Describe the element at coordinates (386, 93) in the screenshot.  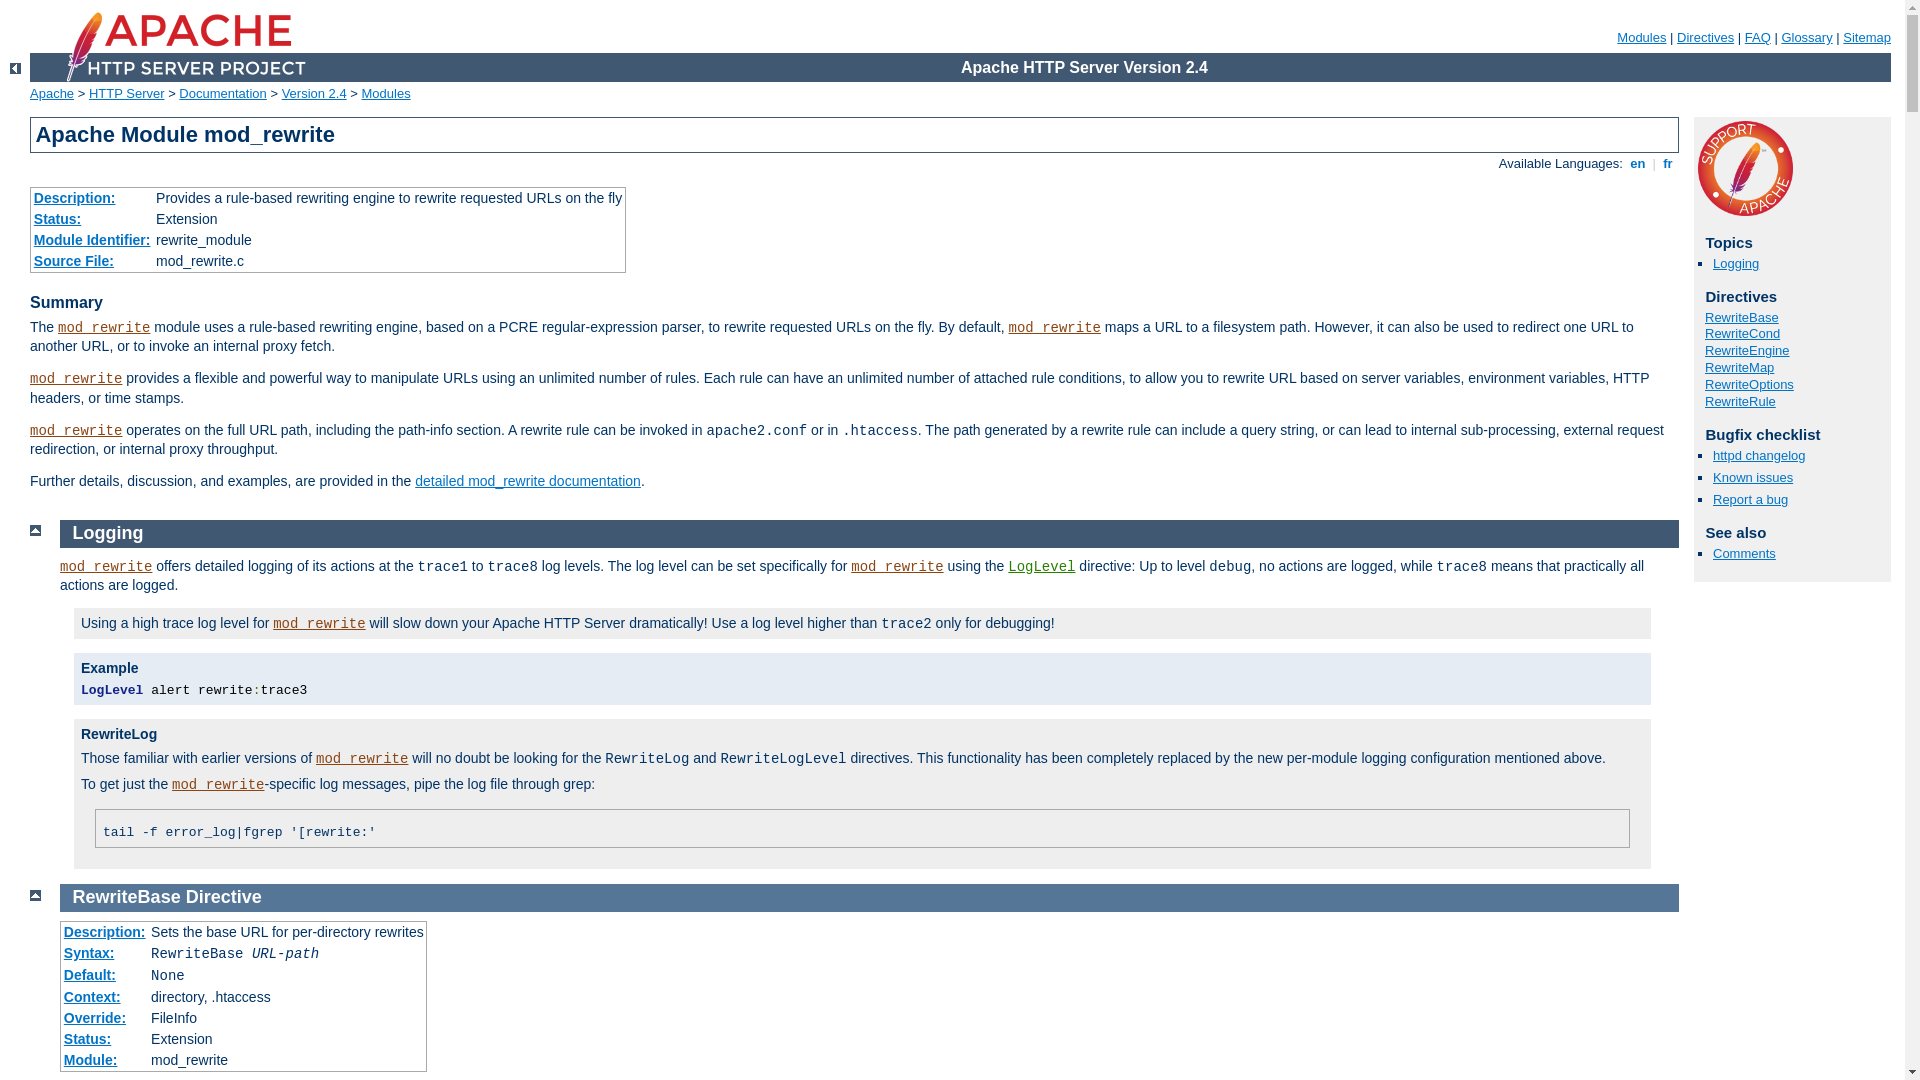
I see `'Modules'` at that location.